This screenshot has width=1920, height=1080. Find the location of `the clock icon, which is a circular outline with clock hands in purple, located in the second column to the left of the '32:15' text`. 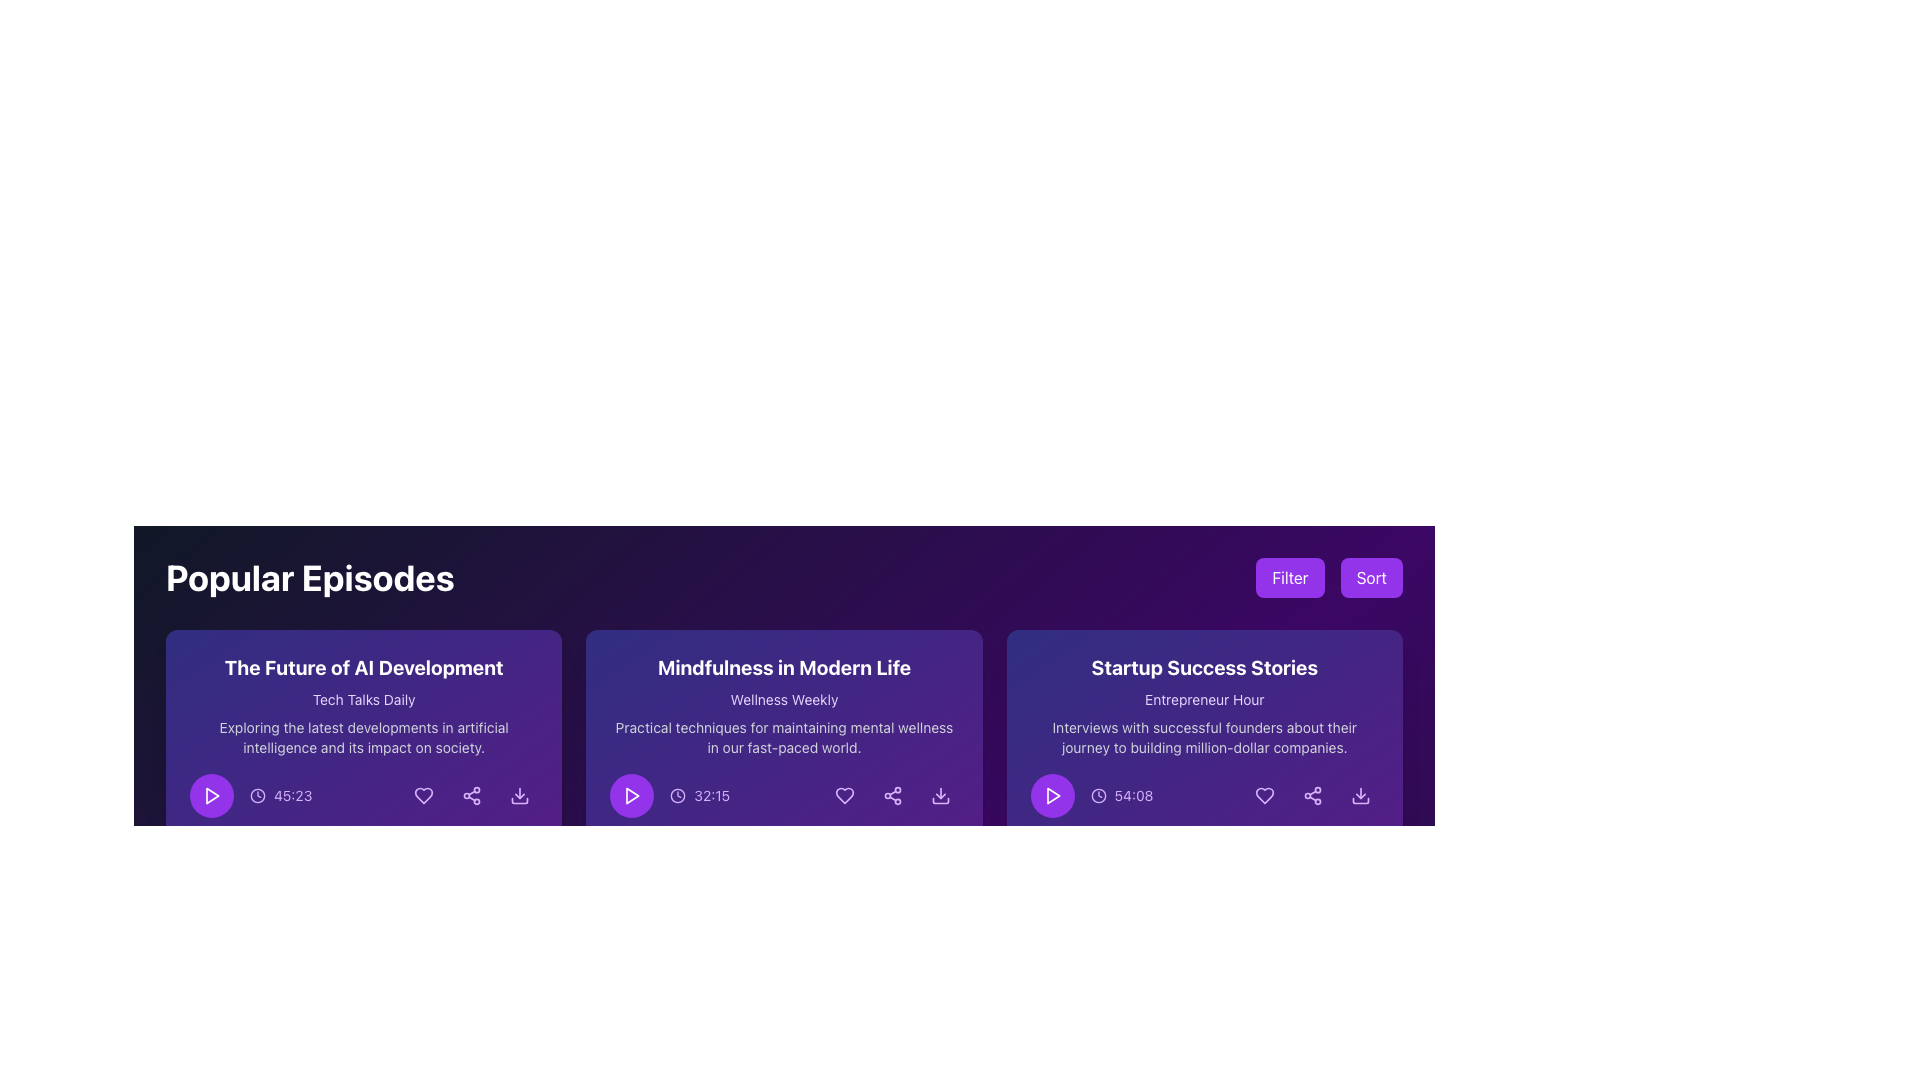

the clock icon, which is a circular outline with clock hands in purple, located in the second column to the left of the '32:15' text is located at coordinates (678, 794).